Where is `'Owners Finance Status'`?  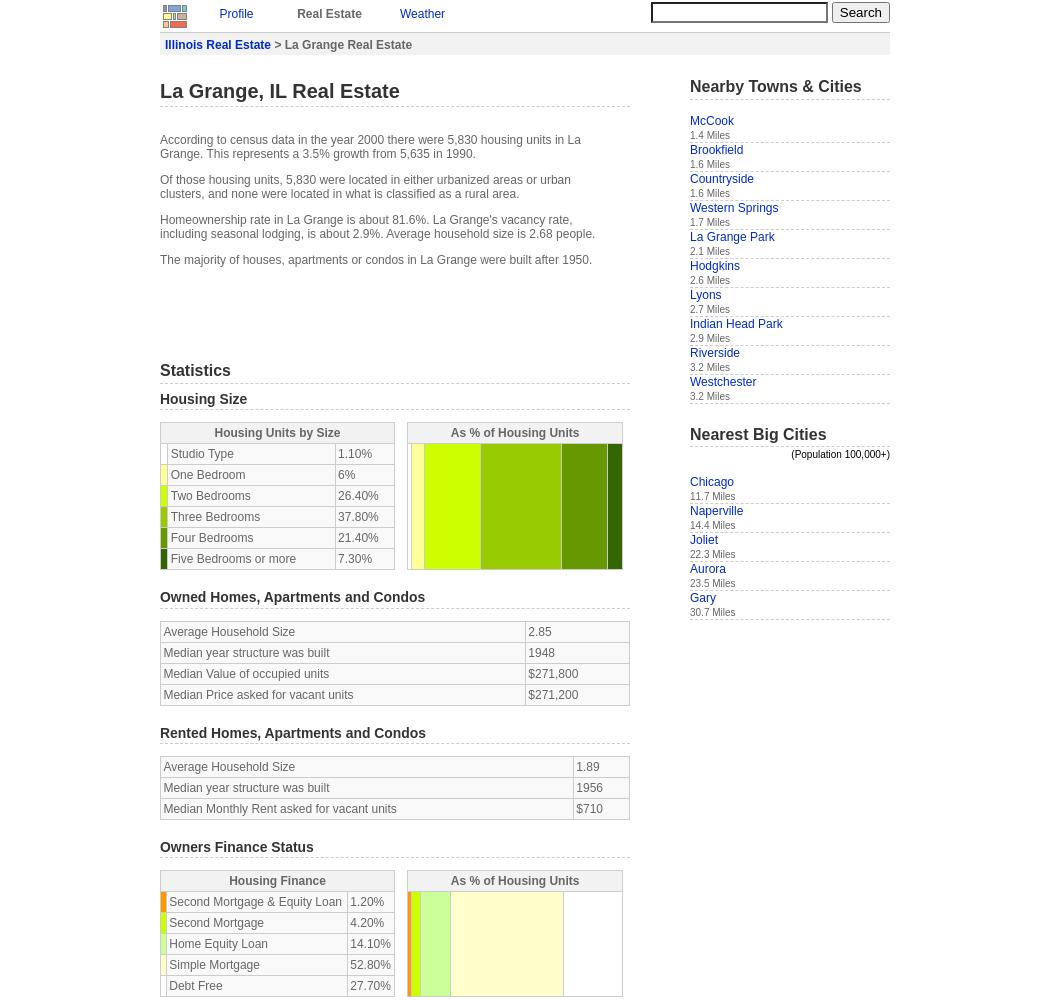
'Owners Finance Status' is located at coordinates (160, 845).